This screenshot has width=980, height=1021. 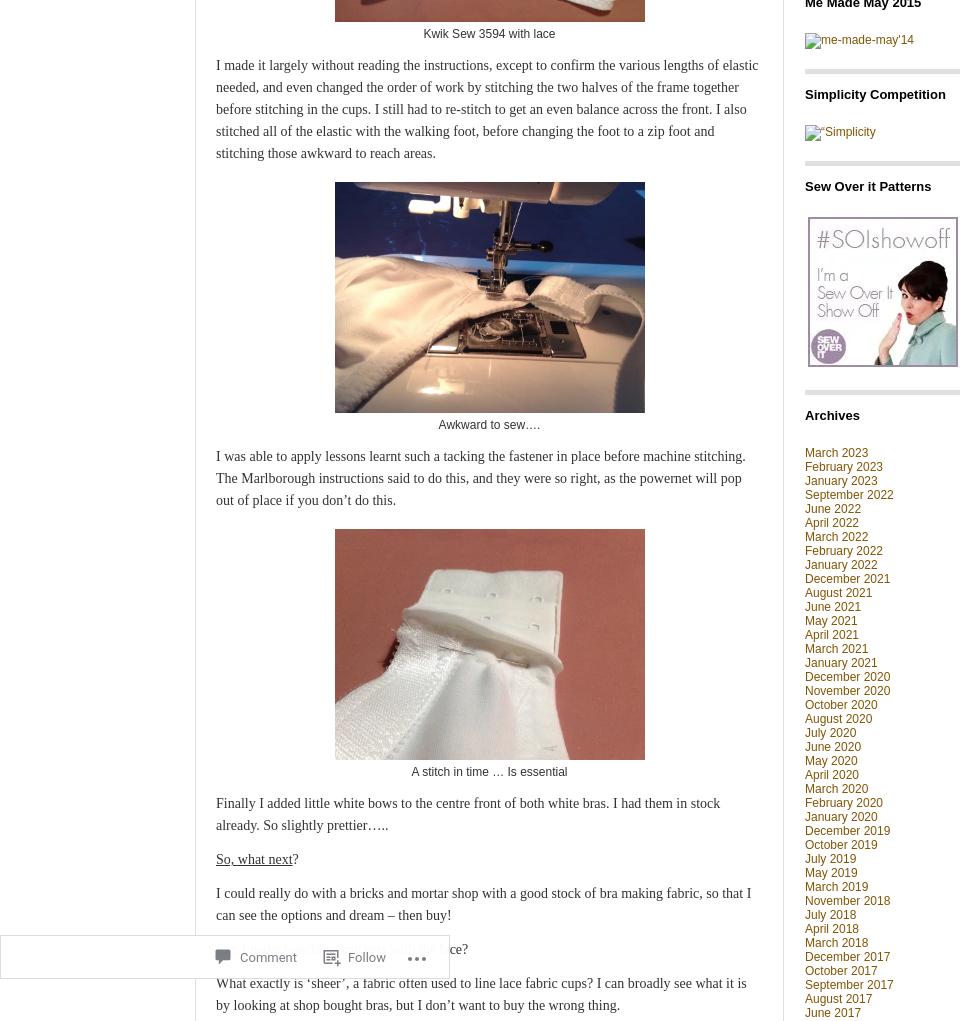 What do you see at coordinates (832, 774) in the screenshot?
I see `'April 2020'` at bounding box center [832, 774].